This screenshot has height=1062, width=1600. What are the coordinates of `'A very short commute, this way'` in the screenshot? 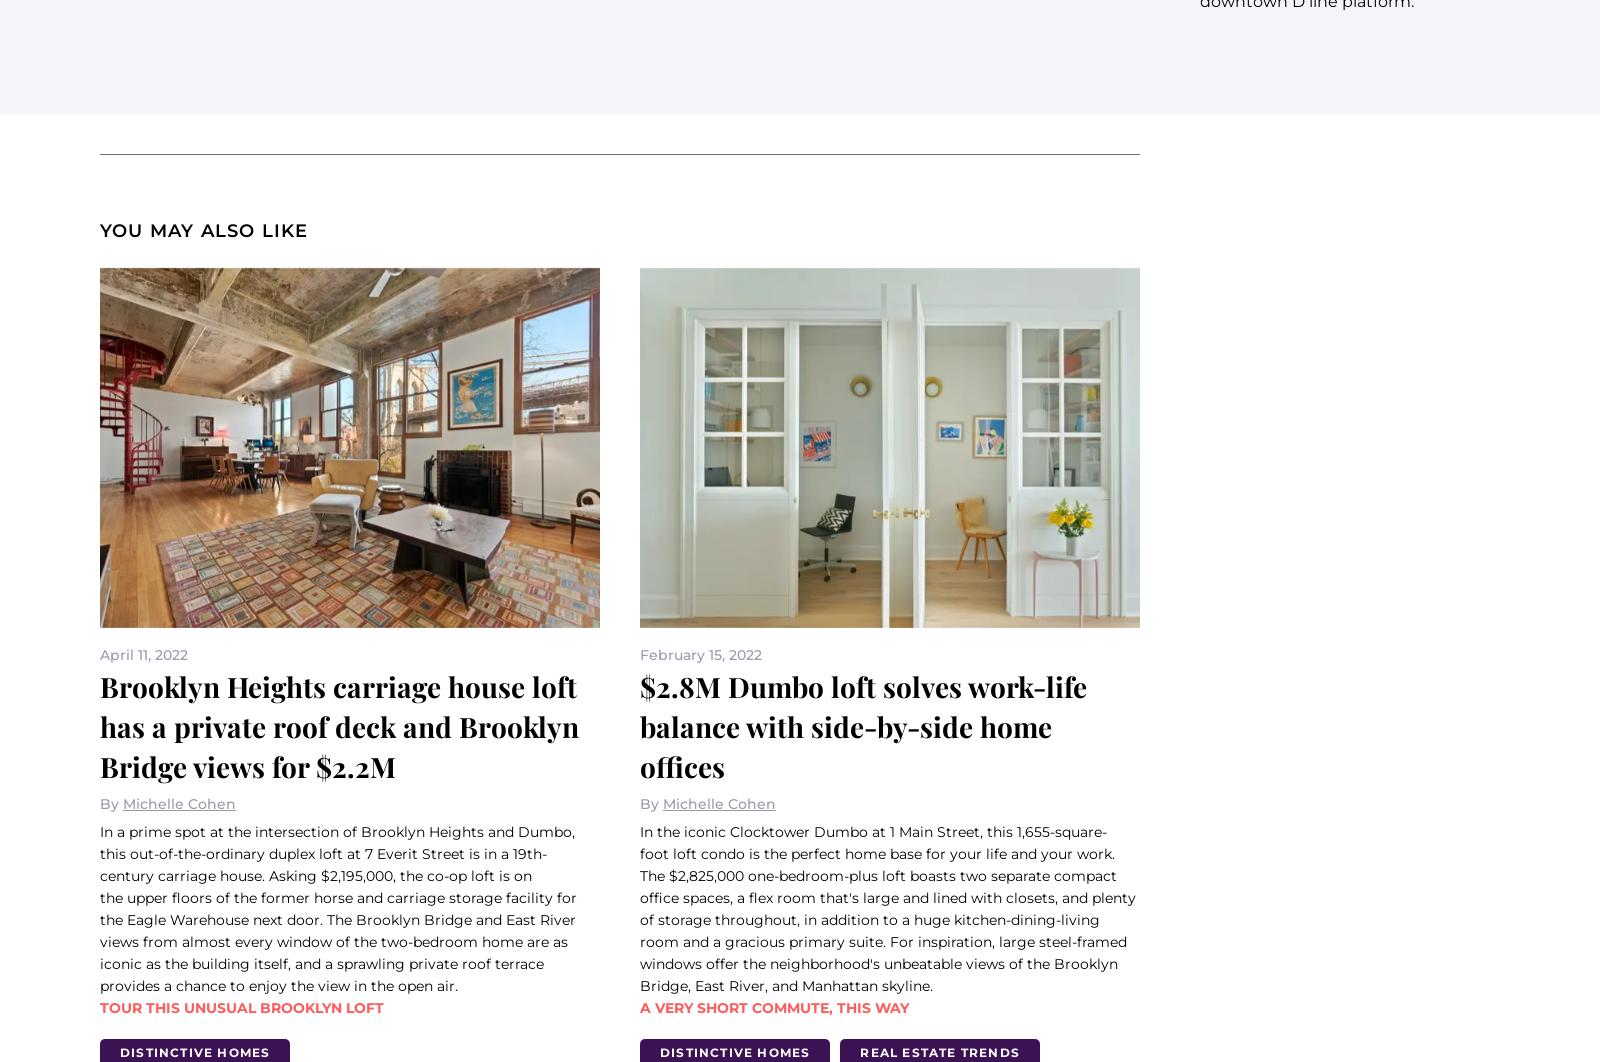 It's located at (774, 1005).